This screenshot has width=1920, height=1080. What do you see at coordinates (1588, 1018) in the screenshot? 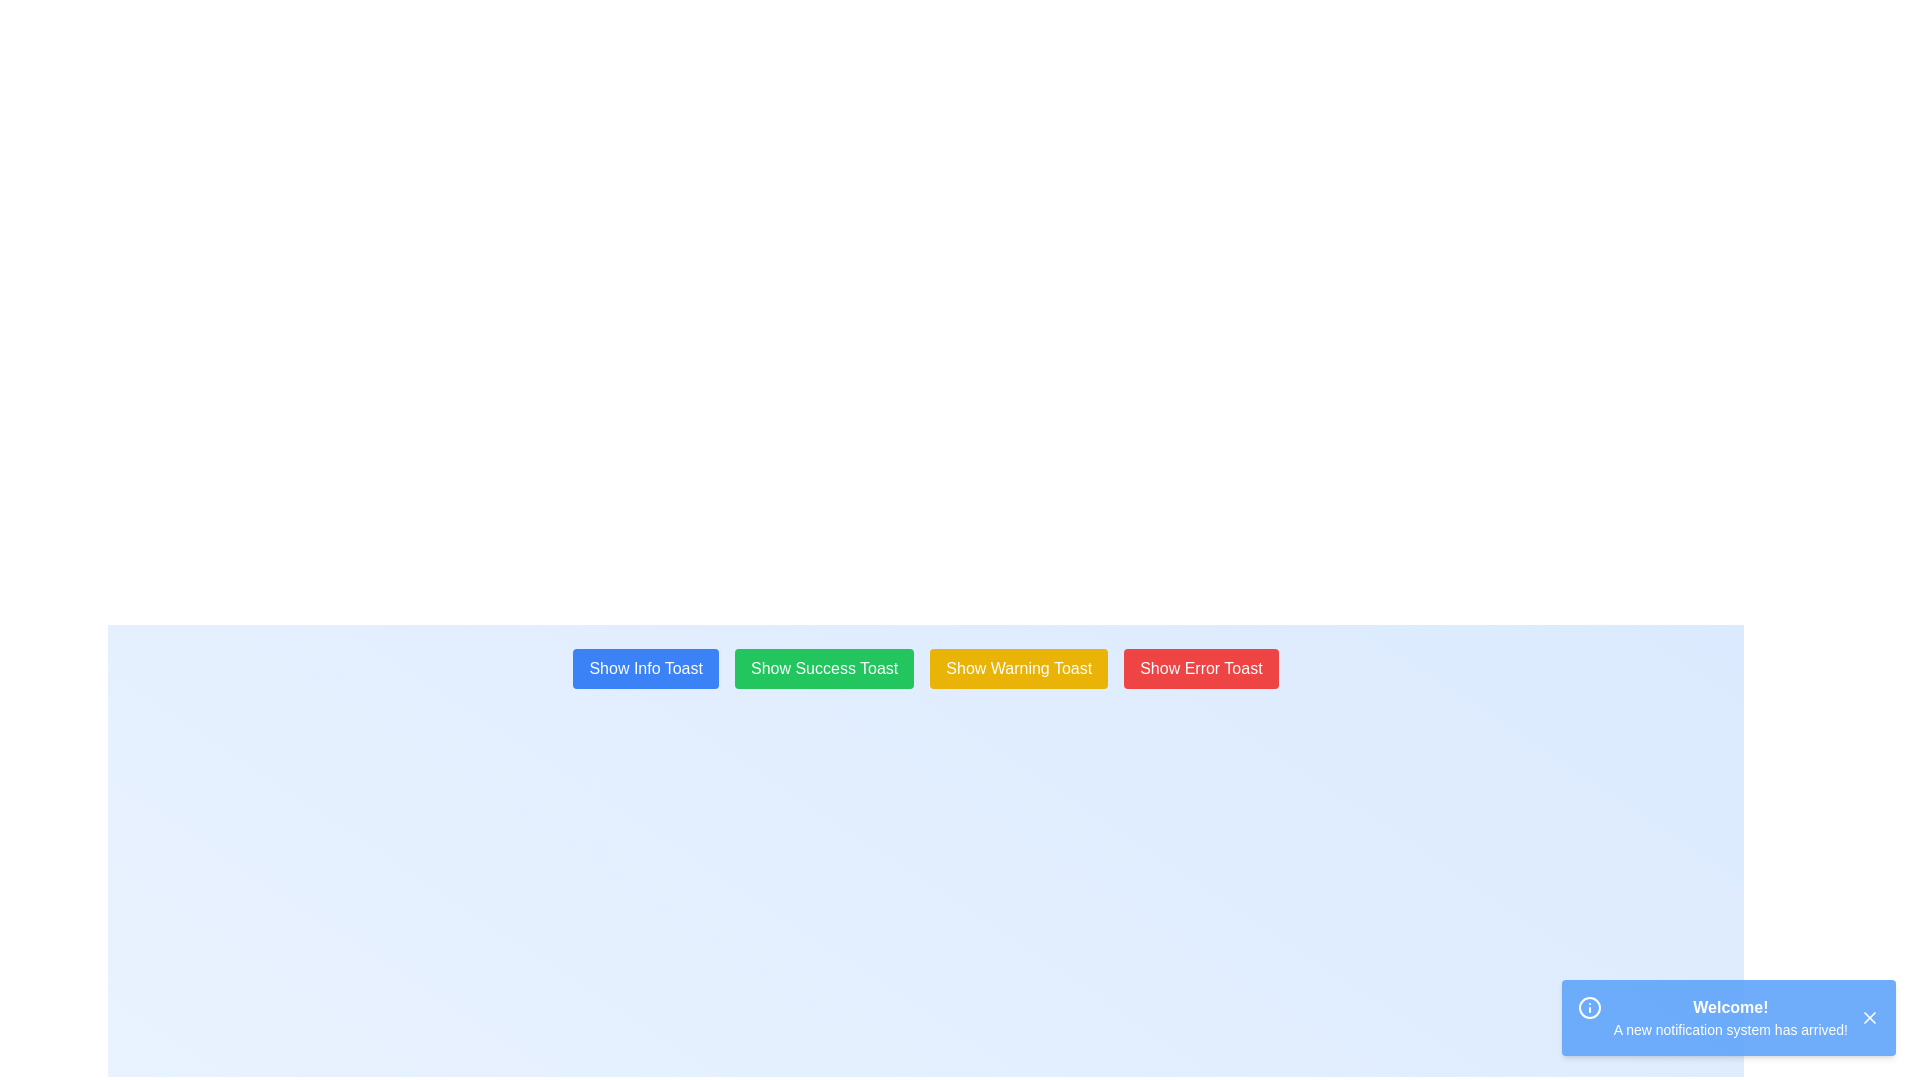
I see `the informational icon located in the bottom-right corner of the notification banner, positioned to the left of the message 'Welcome! A new notification system has arrived!'` at bounding box center [1588, 1018].